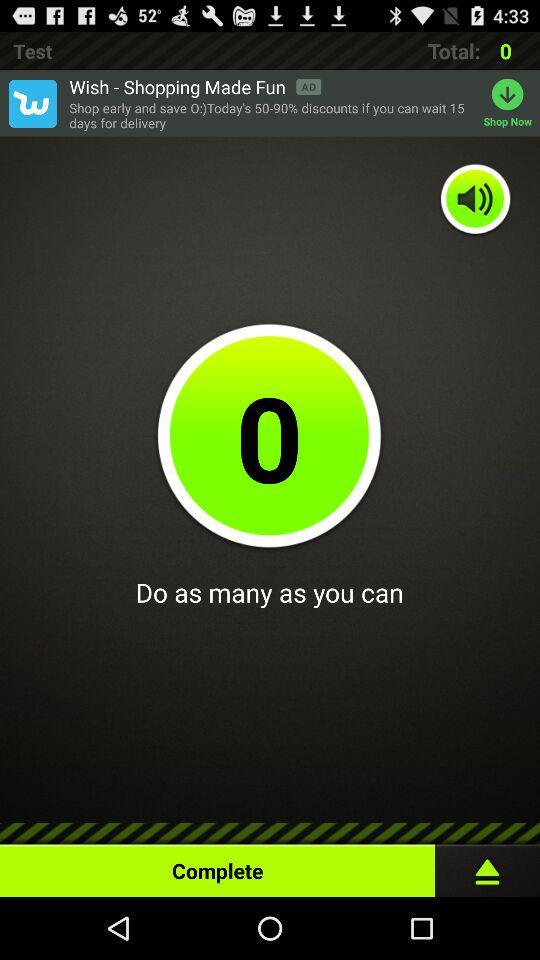 The width and height of the screenshot is (540, 960). I want to click on record, so click(486, 865).